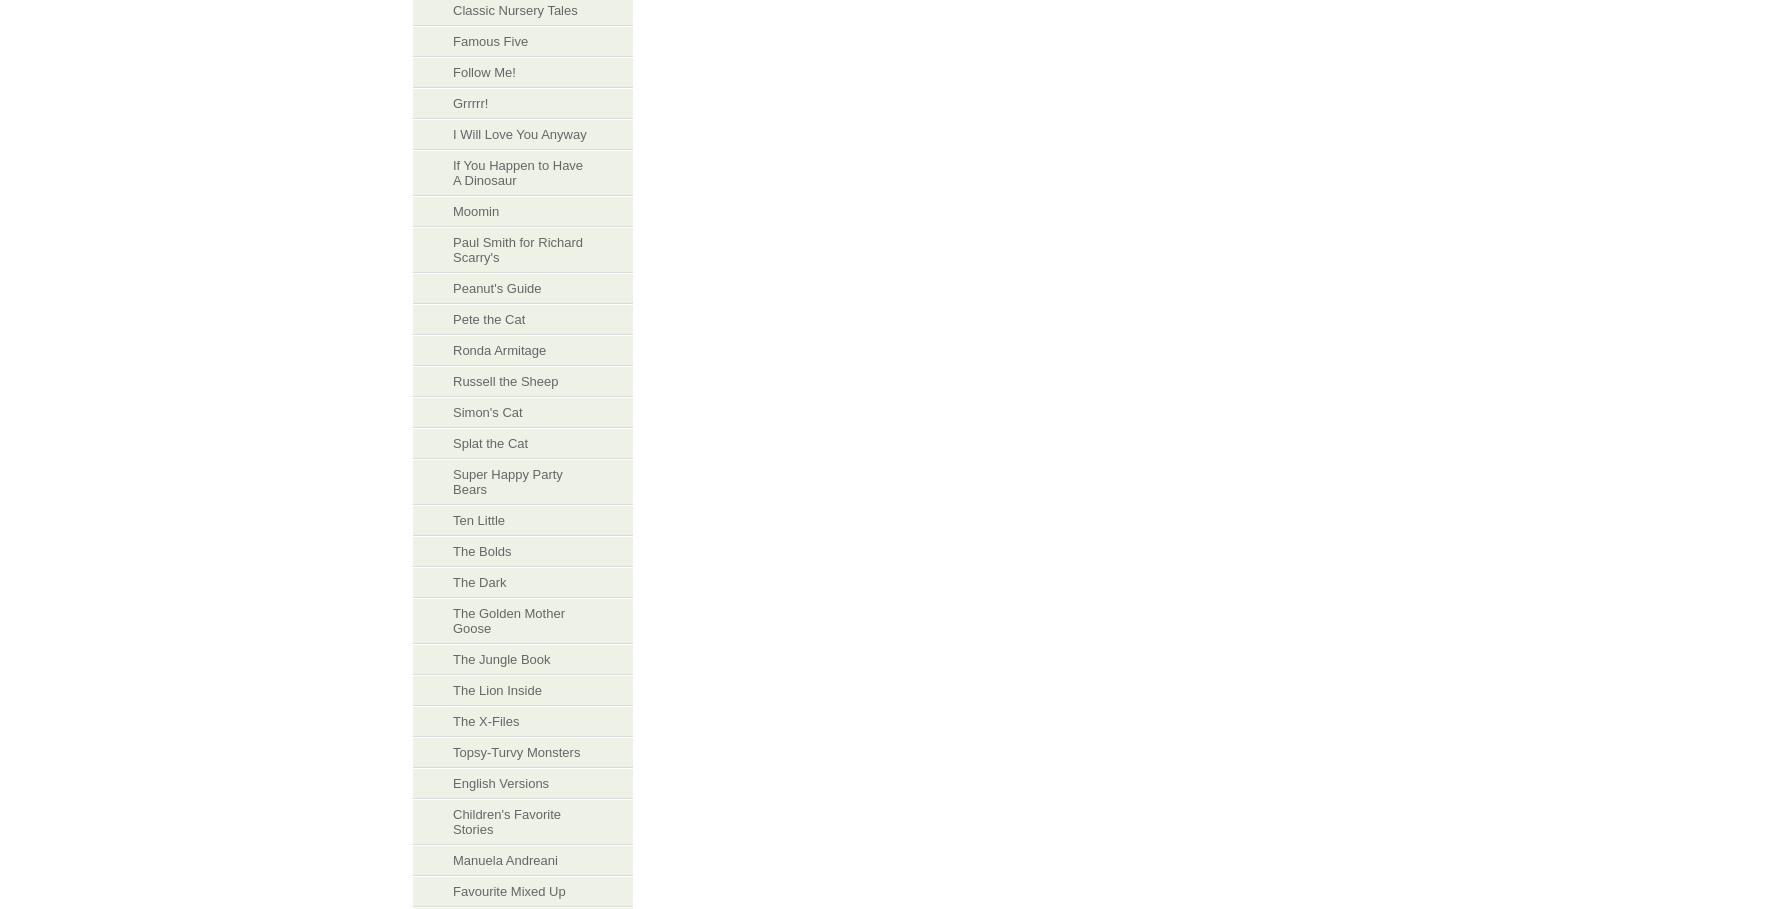 The image size is (1766, 909). Describe the element at coordinates (516, 752) in the screenshot. I see `'Topsy-Turvy Monsters'` at that location.